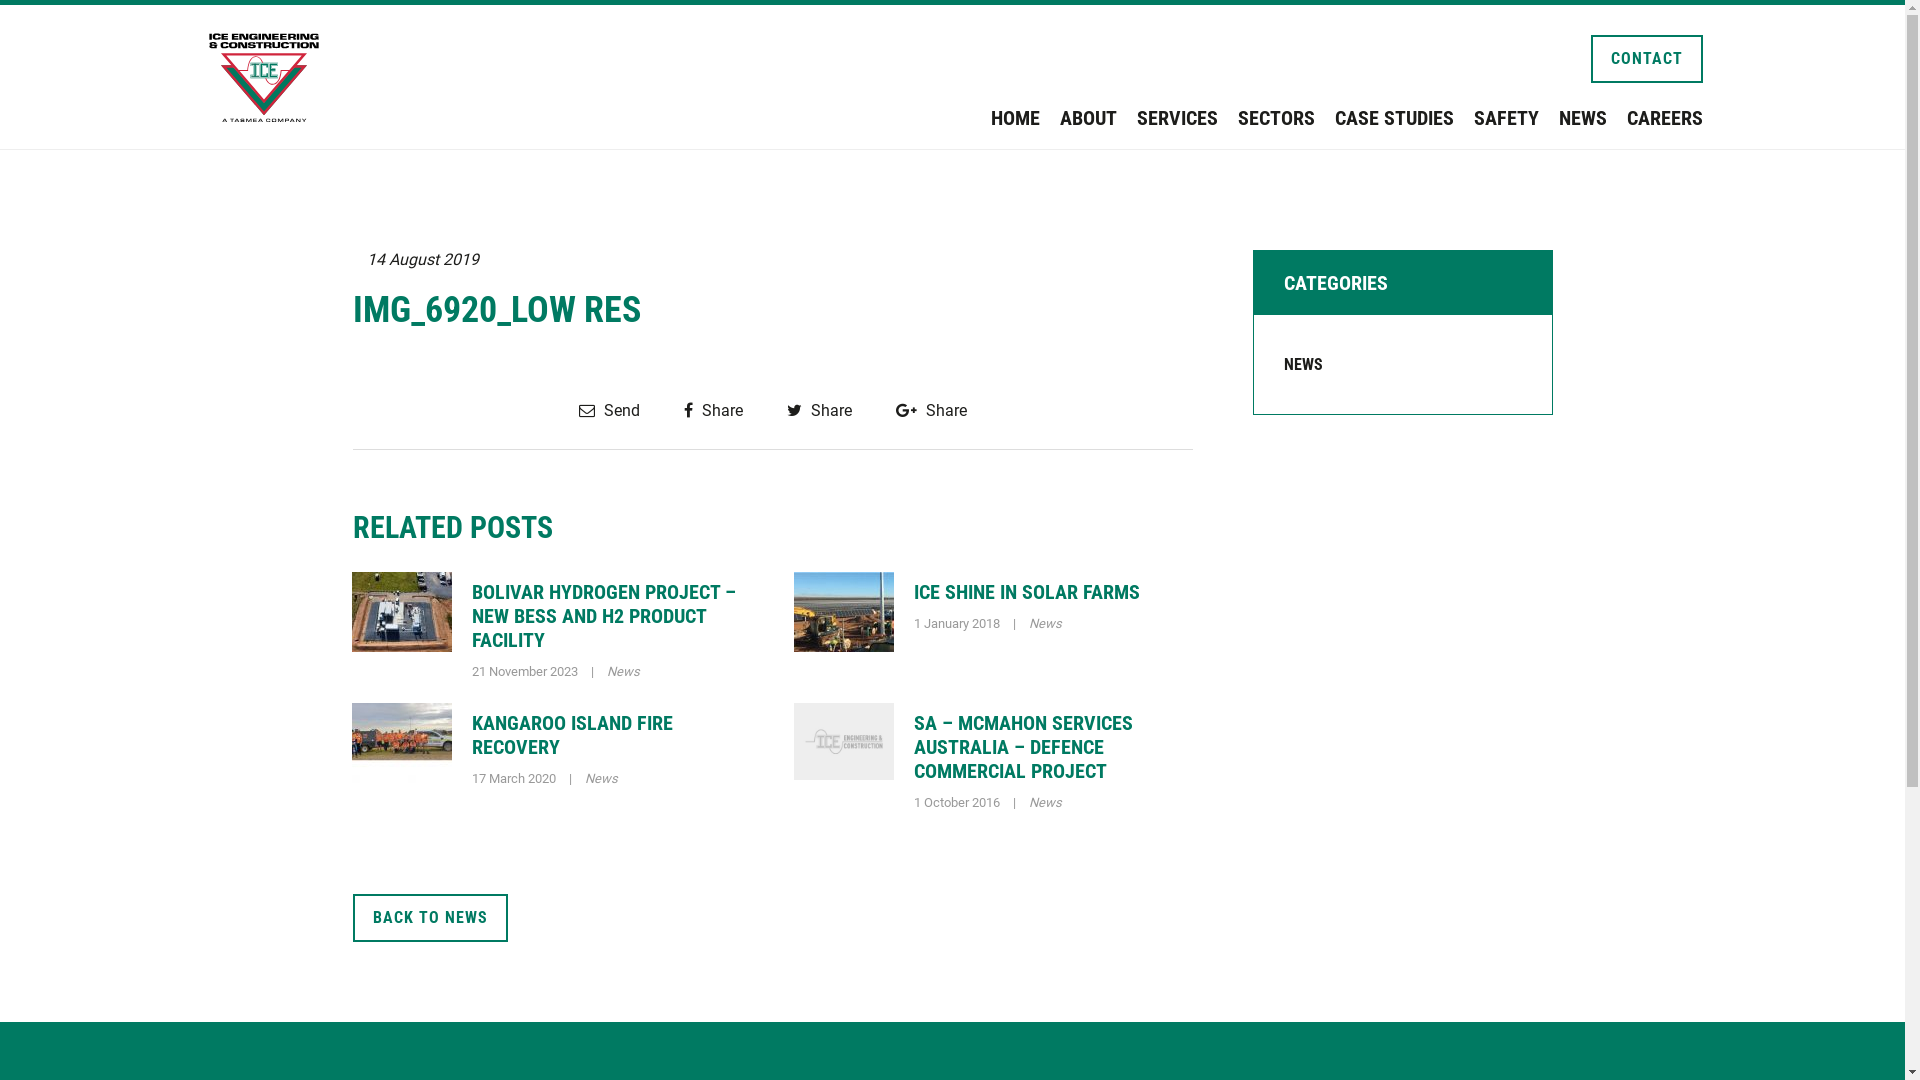  I want to click on 'BACK TO NEWS', so click(351, 918).